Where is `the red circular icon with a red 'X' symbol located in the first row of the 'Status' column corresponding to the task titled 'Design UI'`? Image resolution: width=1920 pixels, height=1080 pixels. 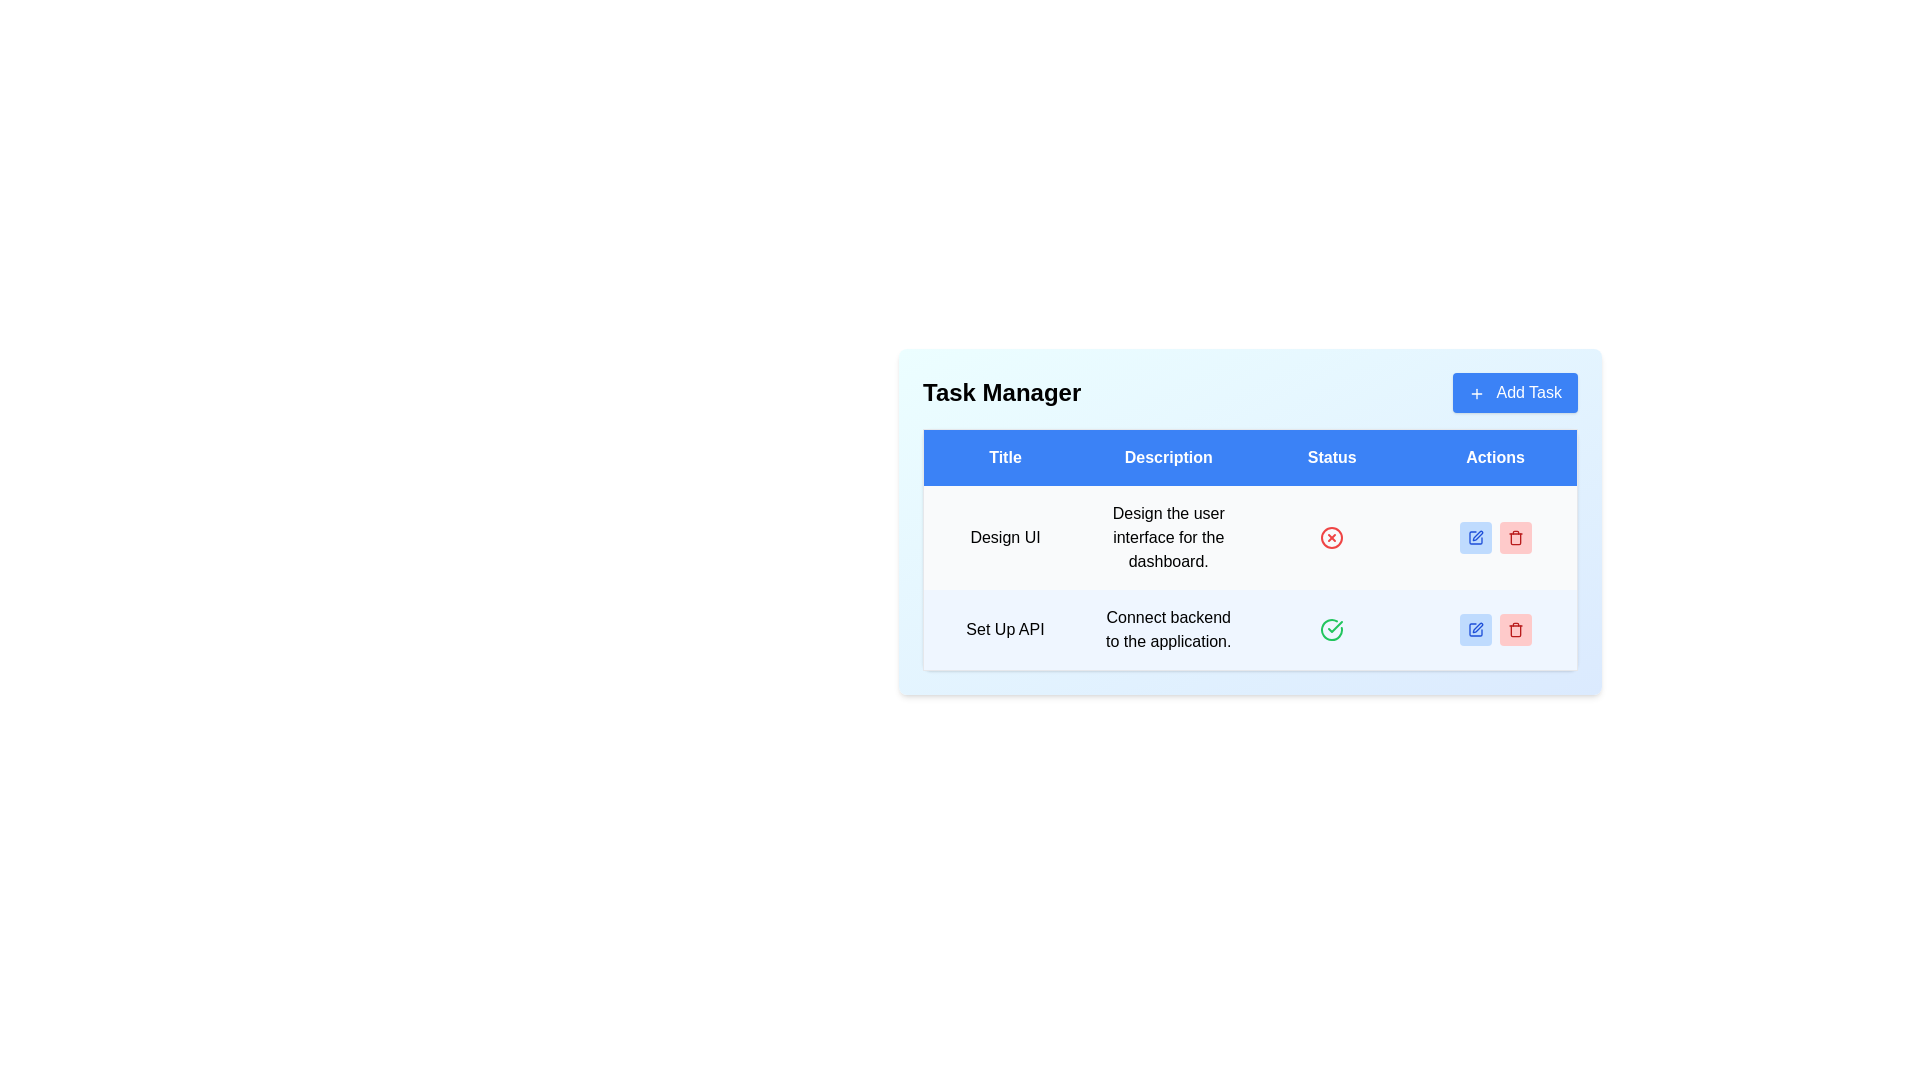
the red circular icon with a red 'X' symbol located in the first row of the 'Status' column corresponding to the task titled 'Design UI' is located at coordinates (1332, 536).